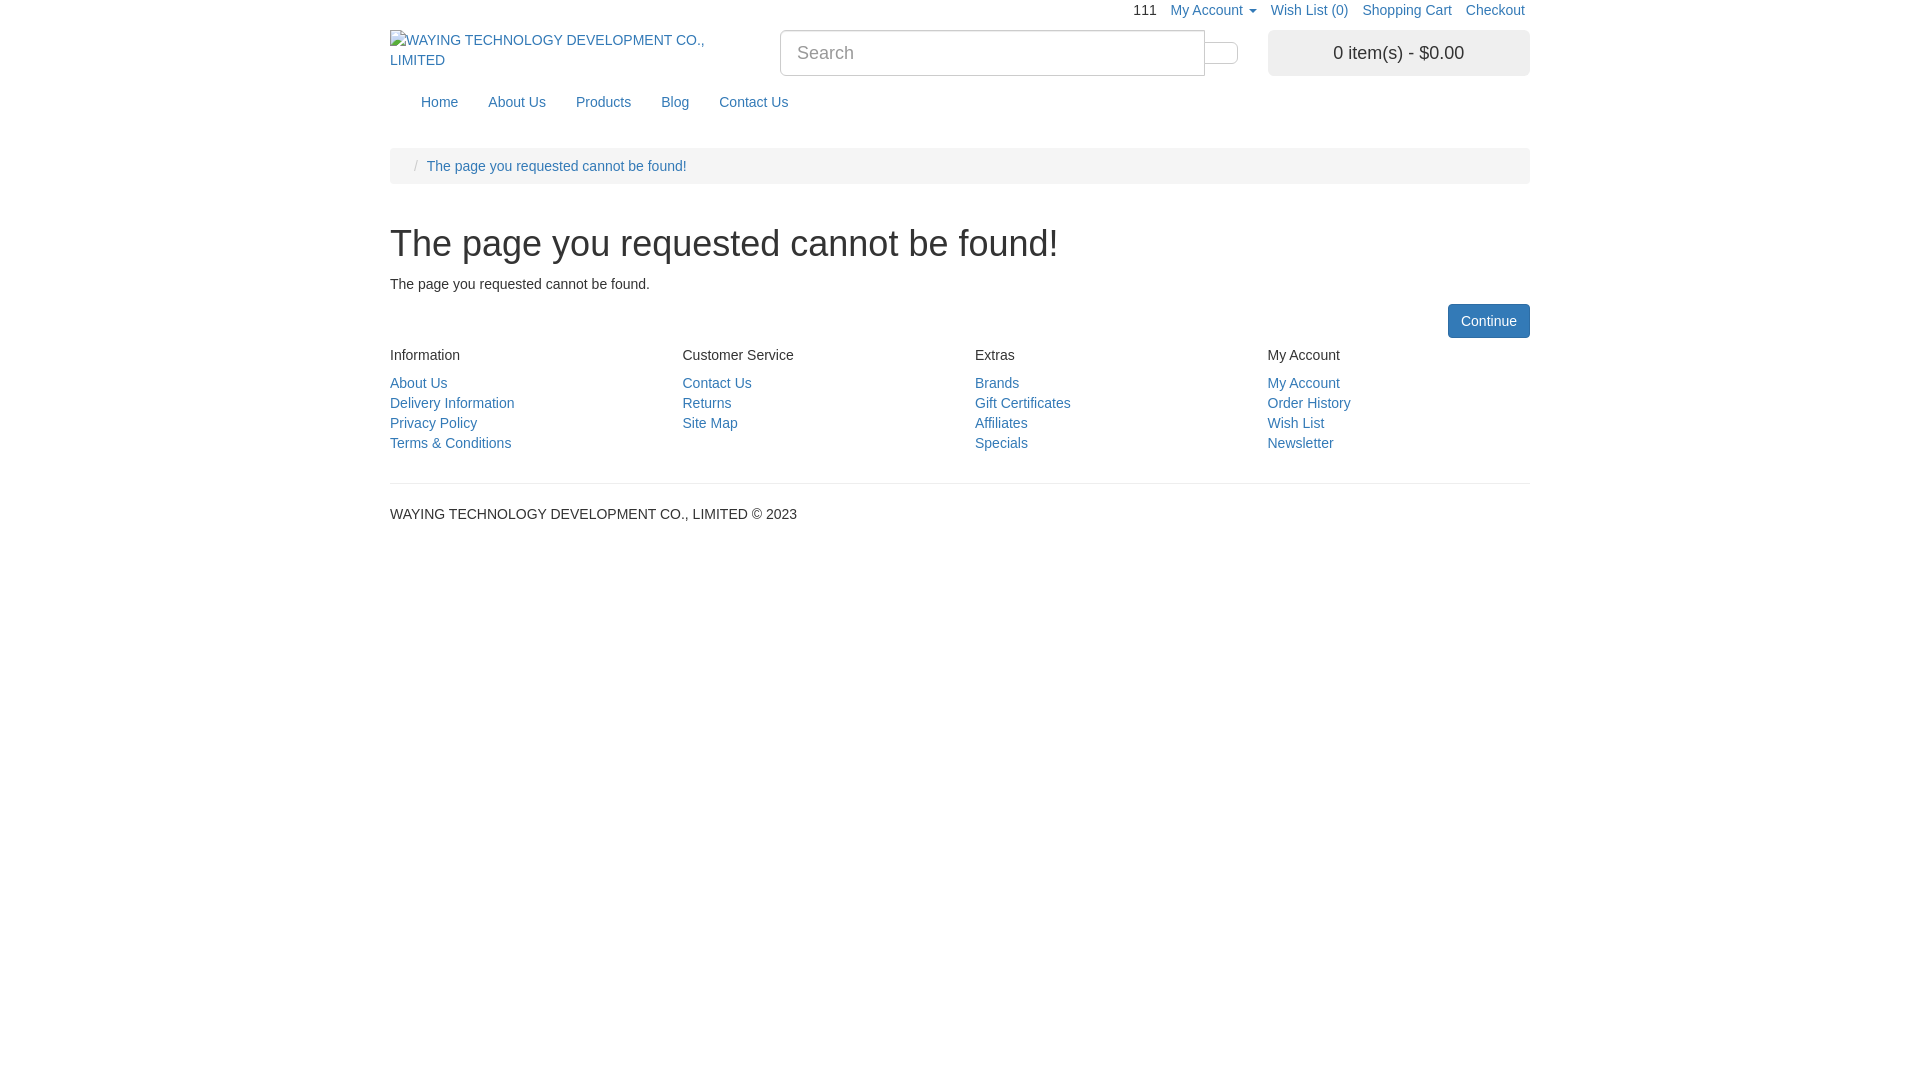  Describe the element at coordinates (569, 49) in the screenshot. I see `'WAYING TECHNOLOGY DEVELOPMENT CO., LIMITED'` at that location.